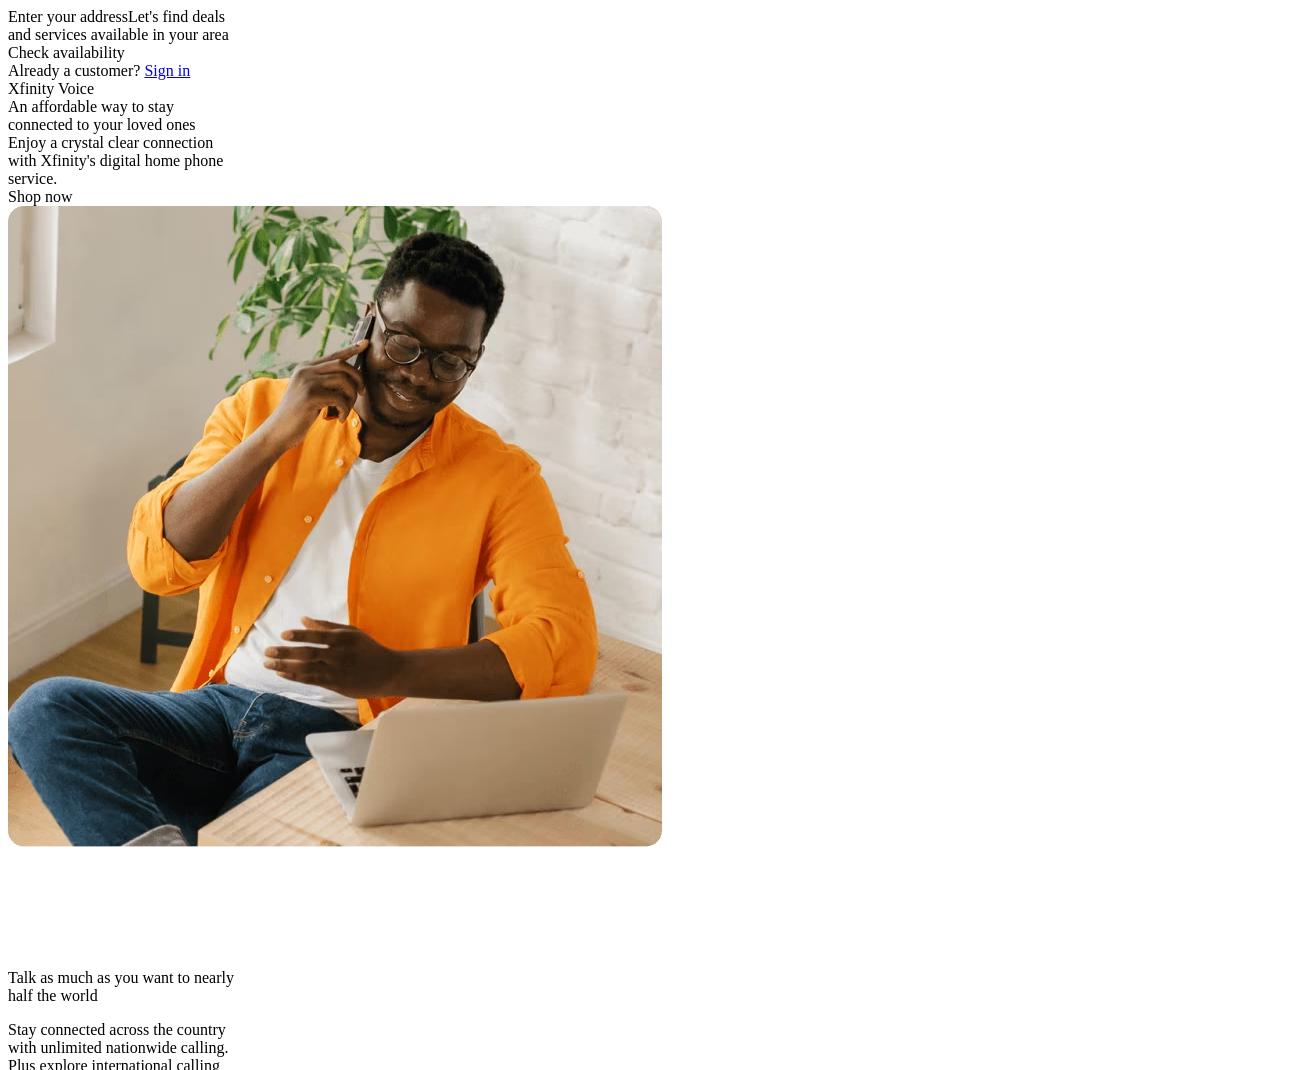 Image resolution: width=1308 pixels, height=1070 pixels. I want to click on 'Talk as much as you want to', so click(99, 976).